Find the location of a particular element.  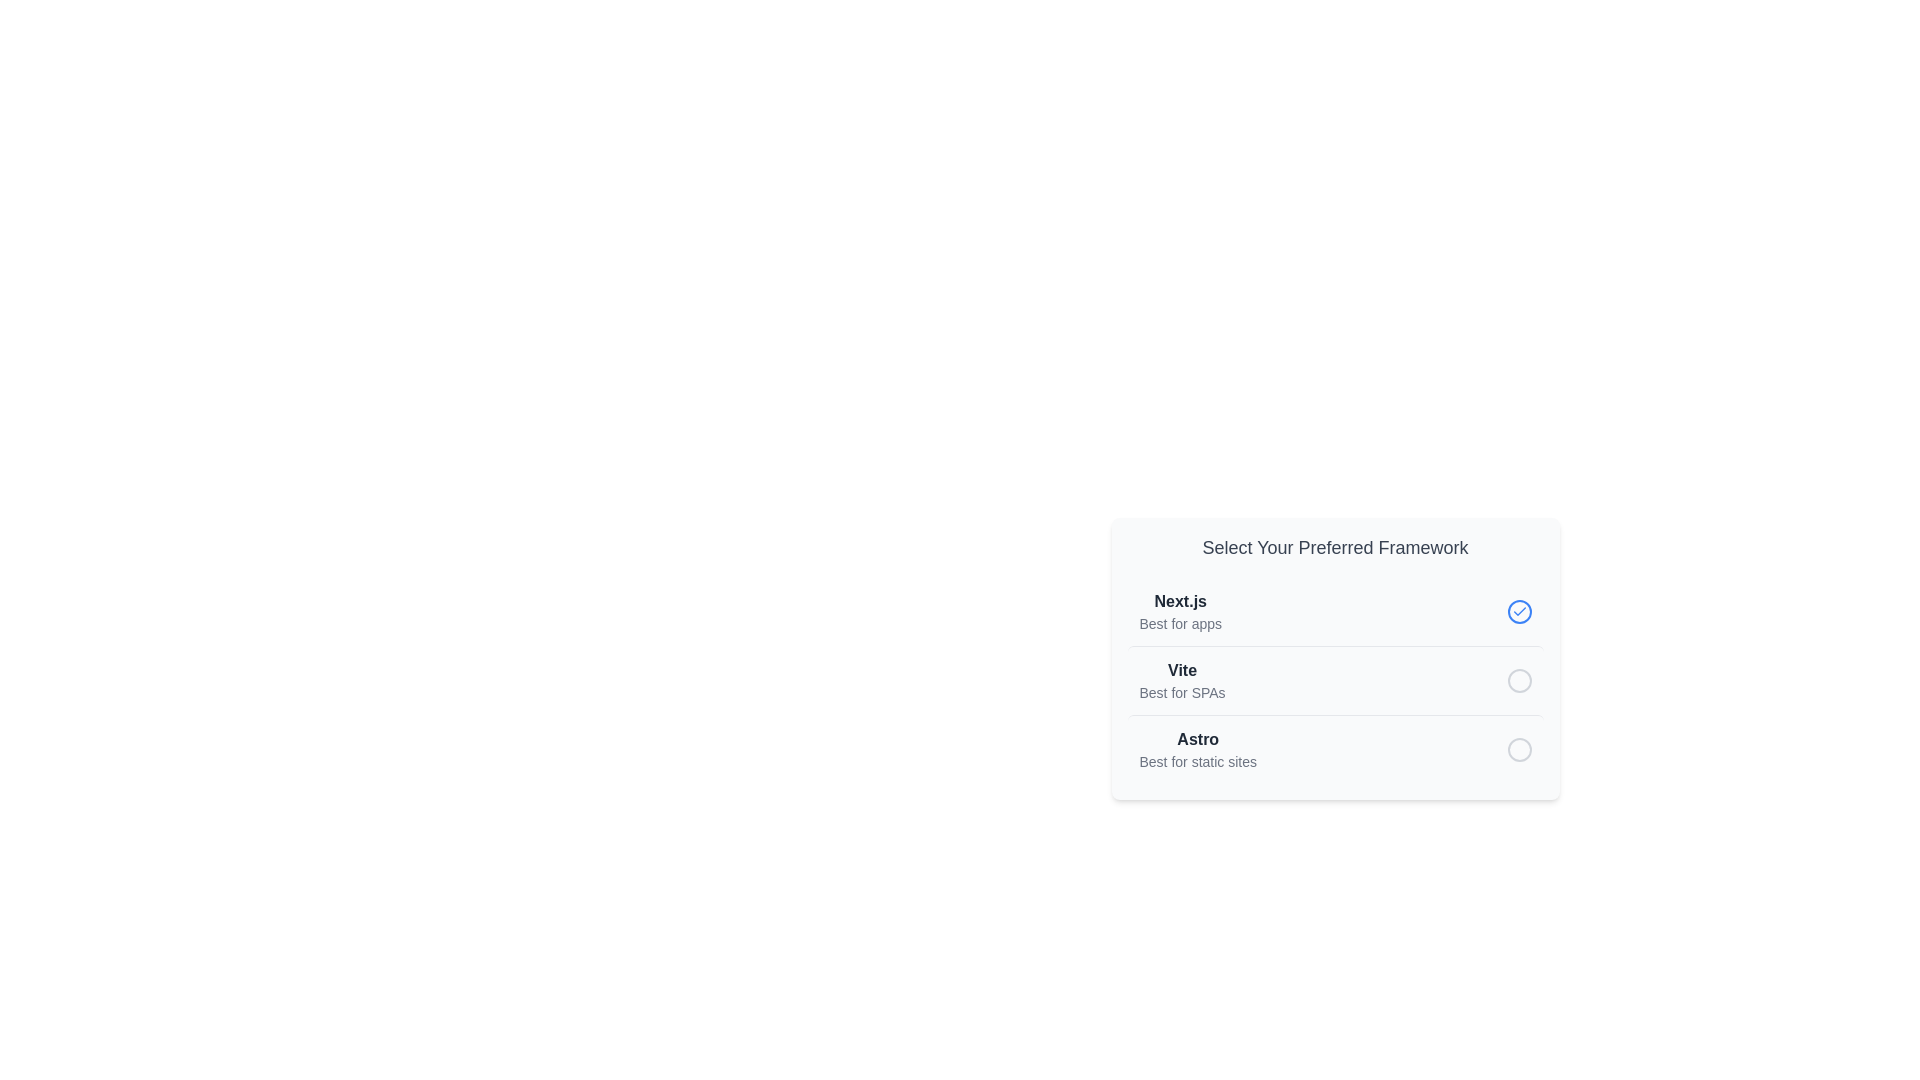

the radio button located is located at coordinates (1519, 680).